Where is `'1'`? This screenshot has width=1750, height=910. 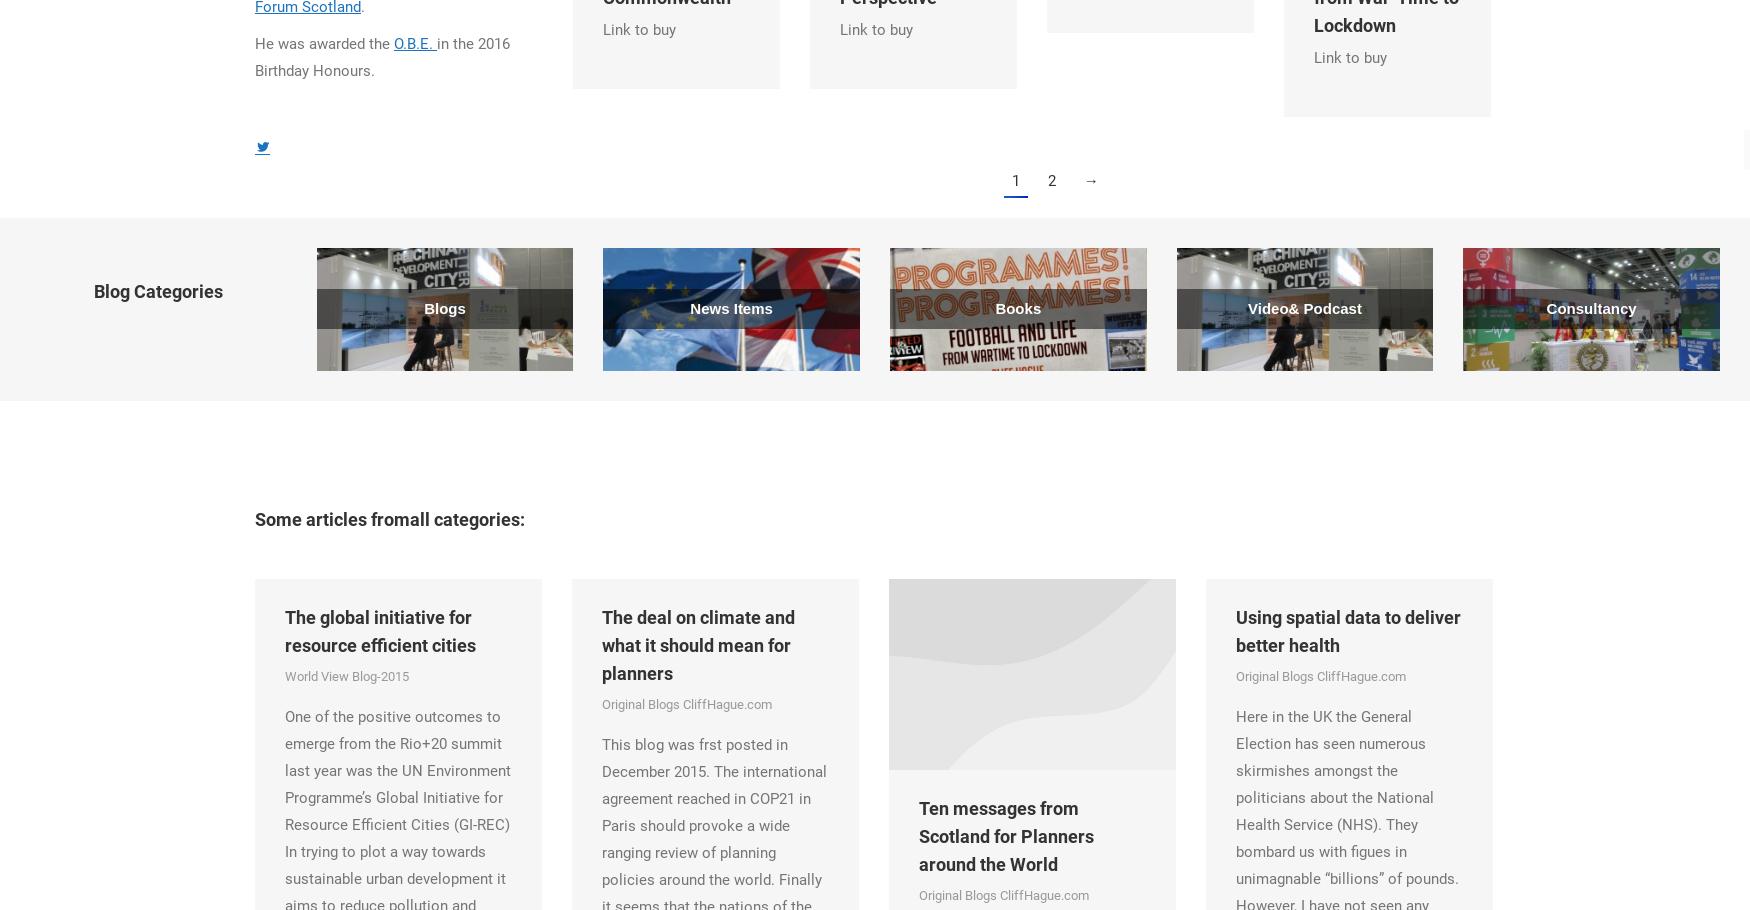 '1' is located at coordinates (1013, 179).